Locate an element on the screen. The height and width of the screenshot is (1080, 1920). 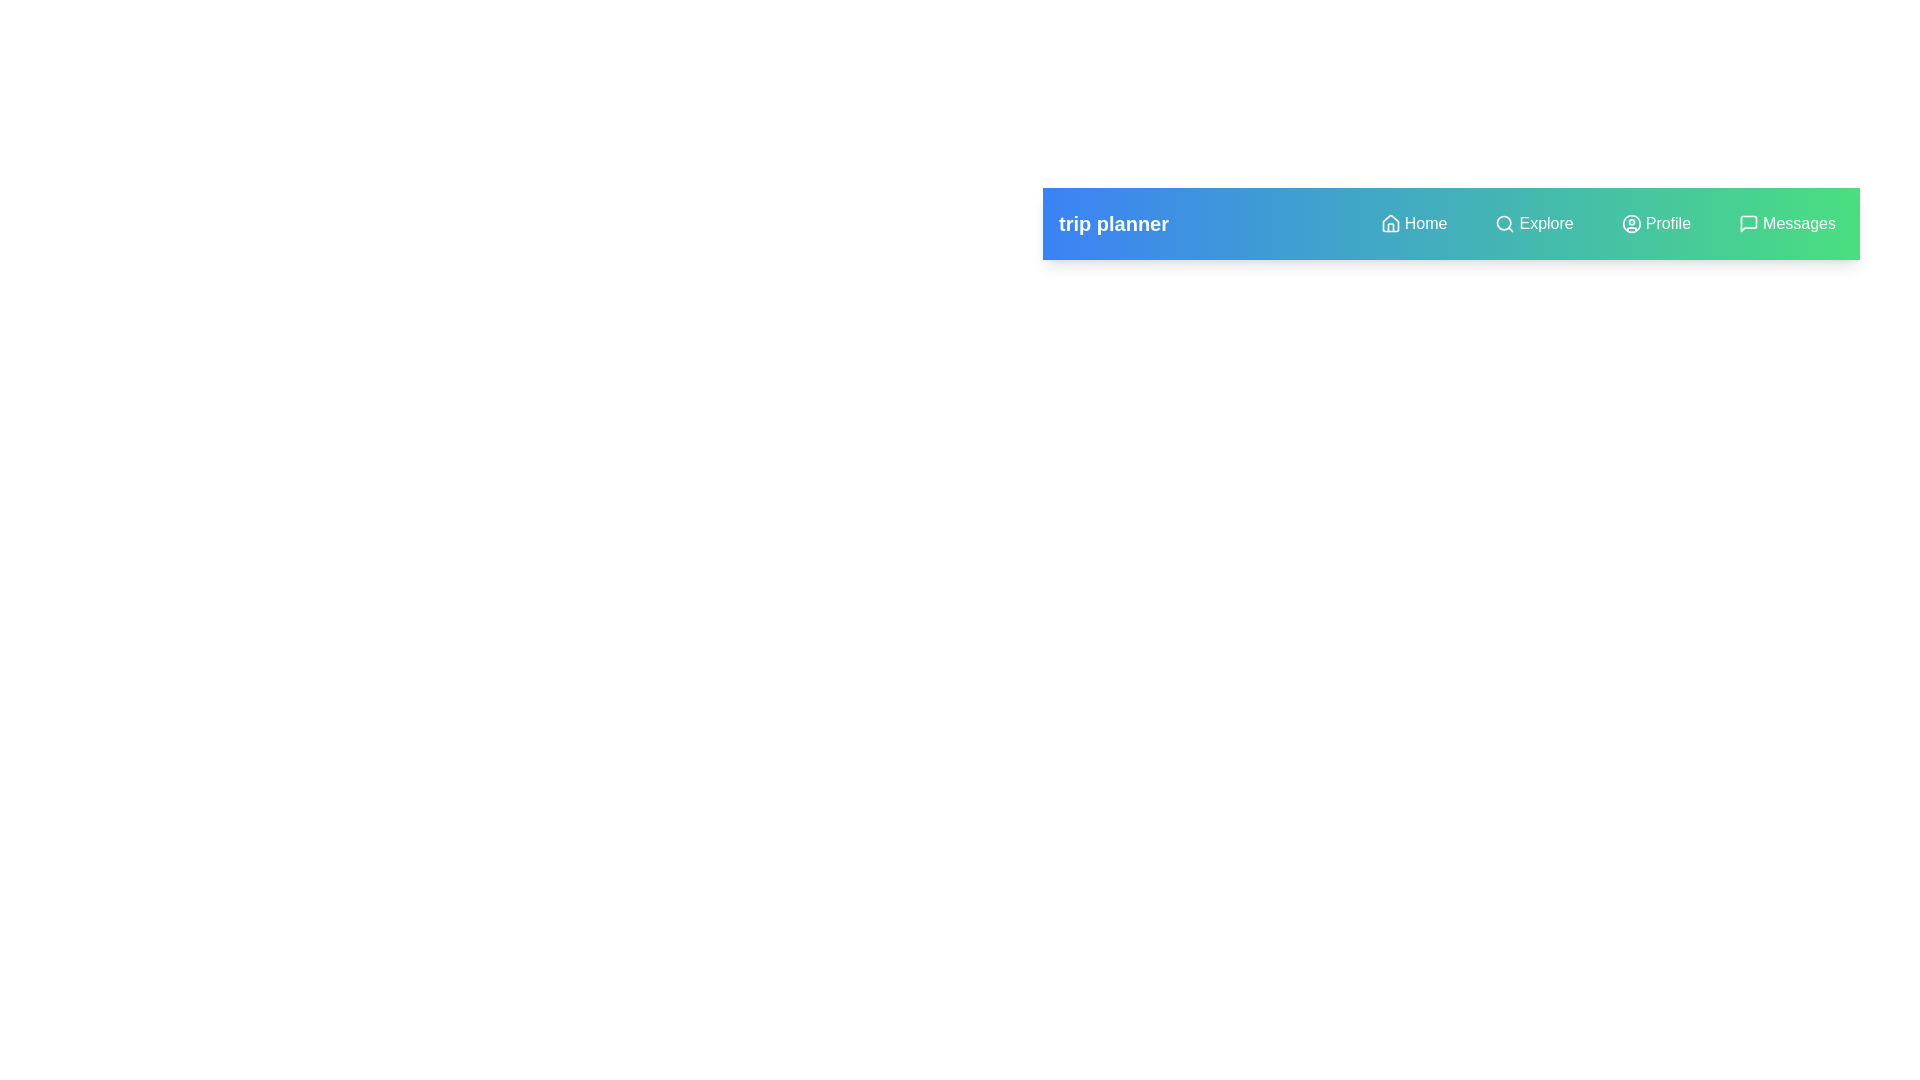
the menu item Profile to observe visual feedback is located at coordinates (1656, 223).